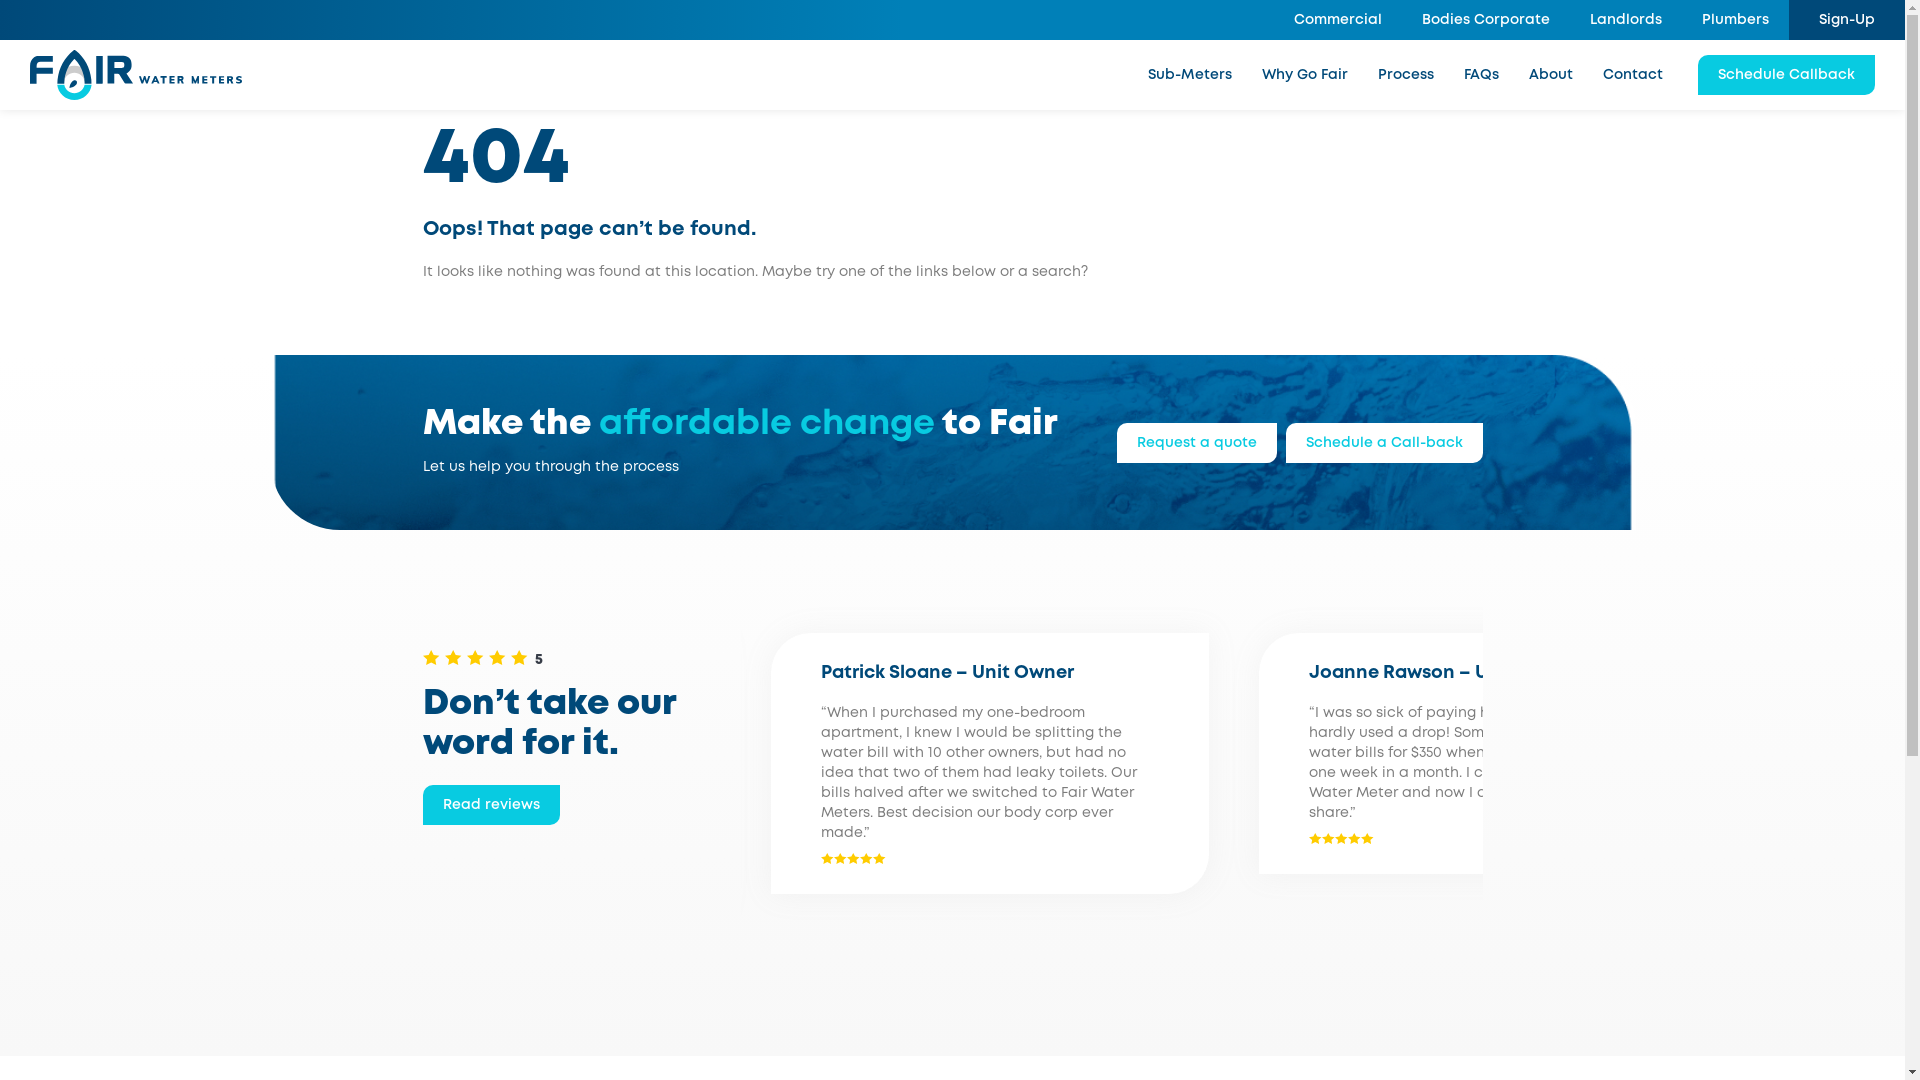  What do you see at coordinates (421, 804) in the screenshot?
I see `'Read reviews'` at bounding box center [421, 804].